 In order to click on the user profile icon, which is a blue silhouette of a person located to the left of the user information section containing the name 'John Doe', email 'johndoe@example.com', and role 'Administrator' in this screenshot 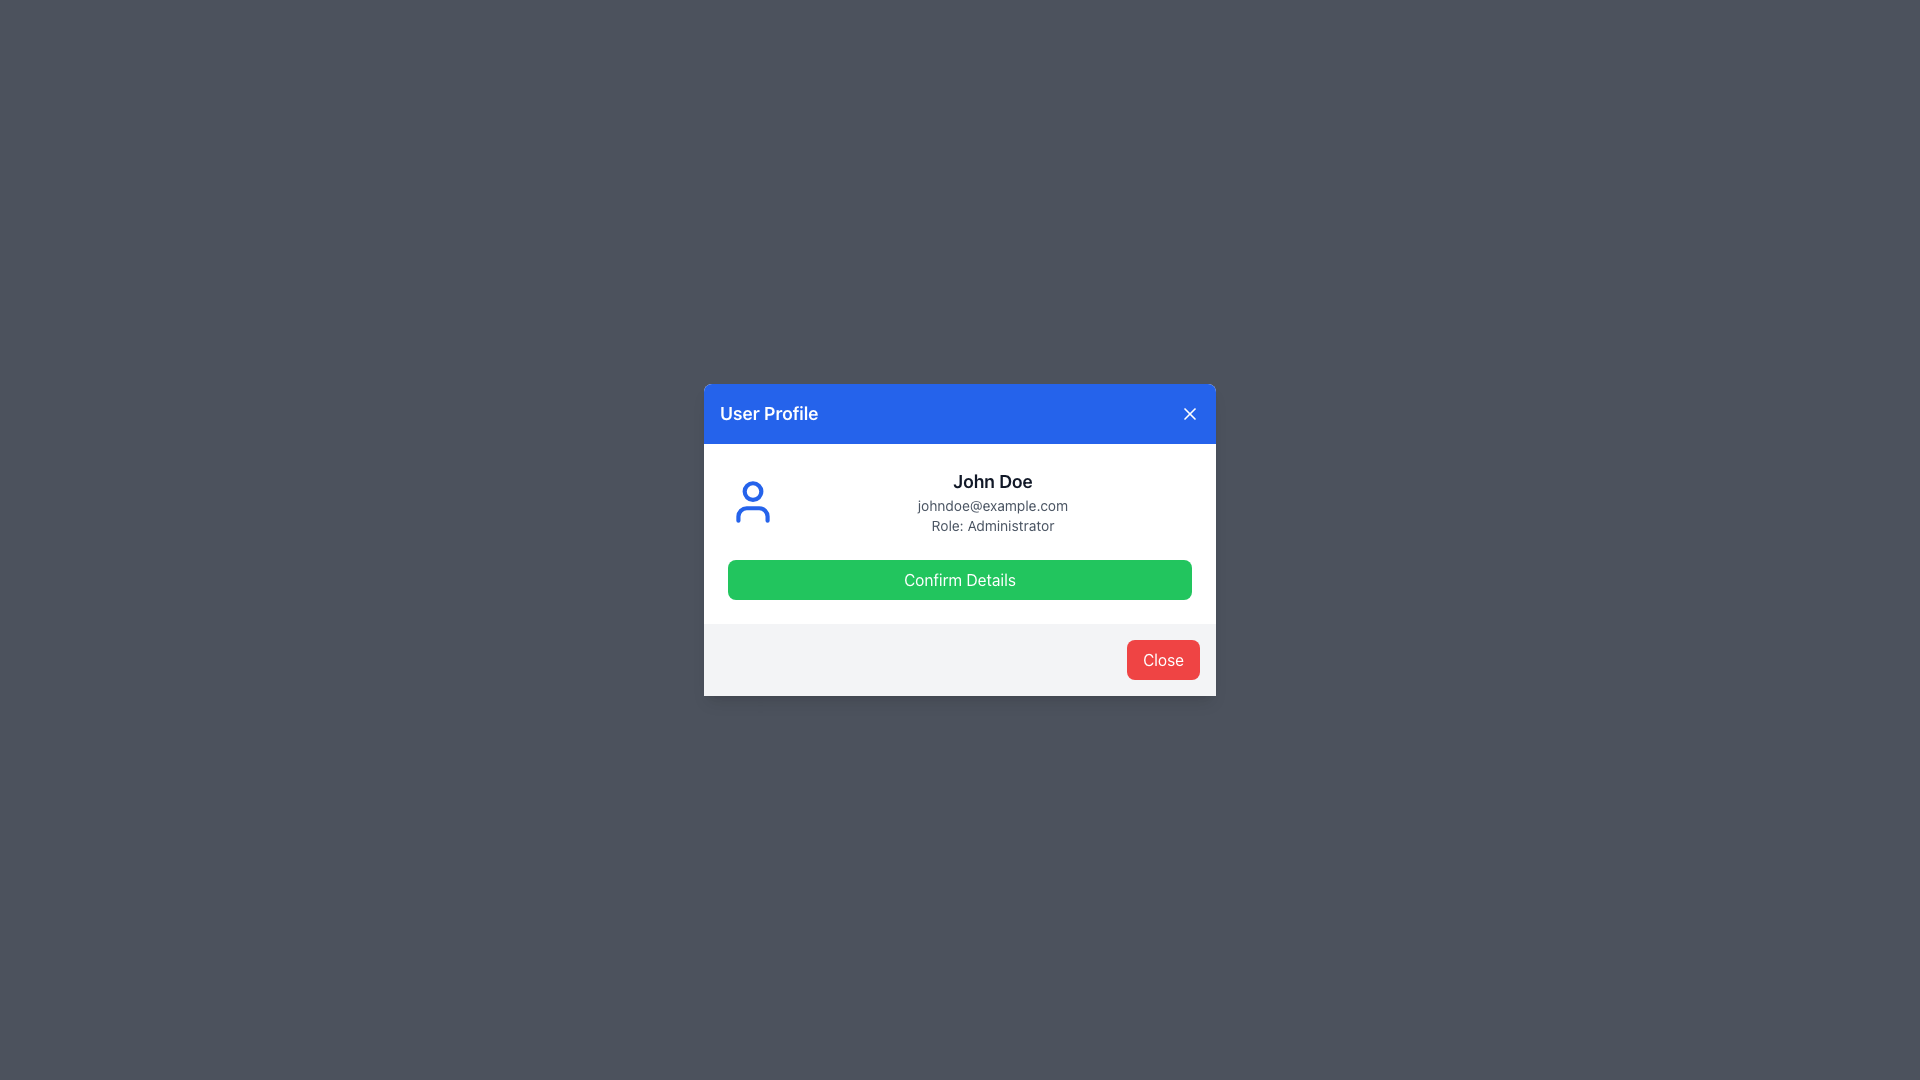, I will do `click(752, 500)`.